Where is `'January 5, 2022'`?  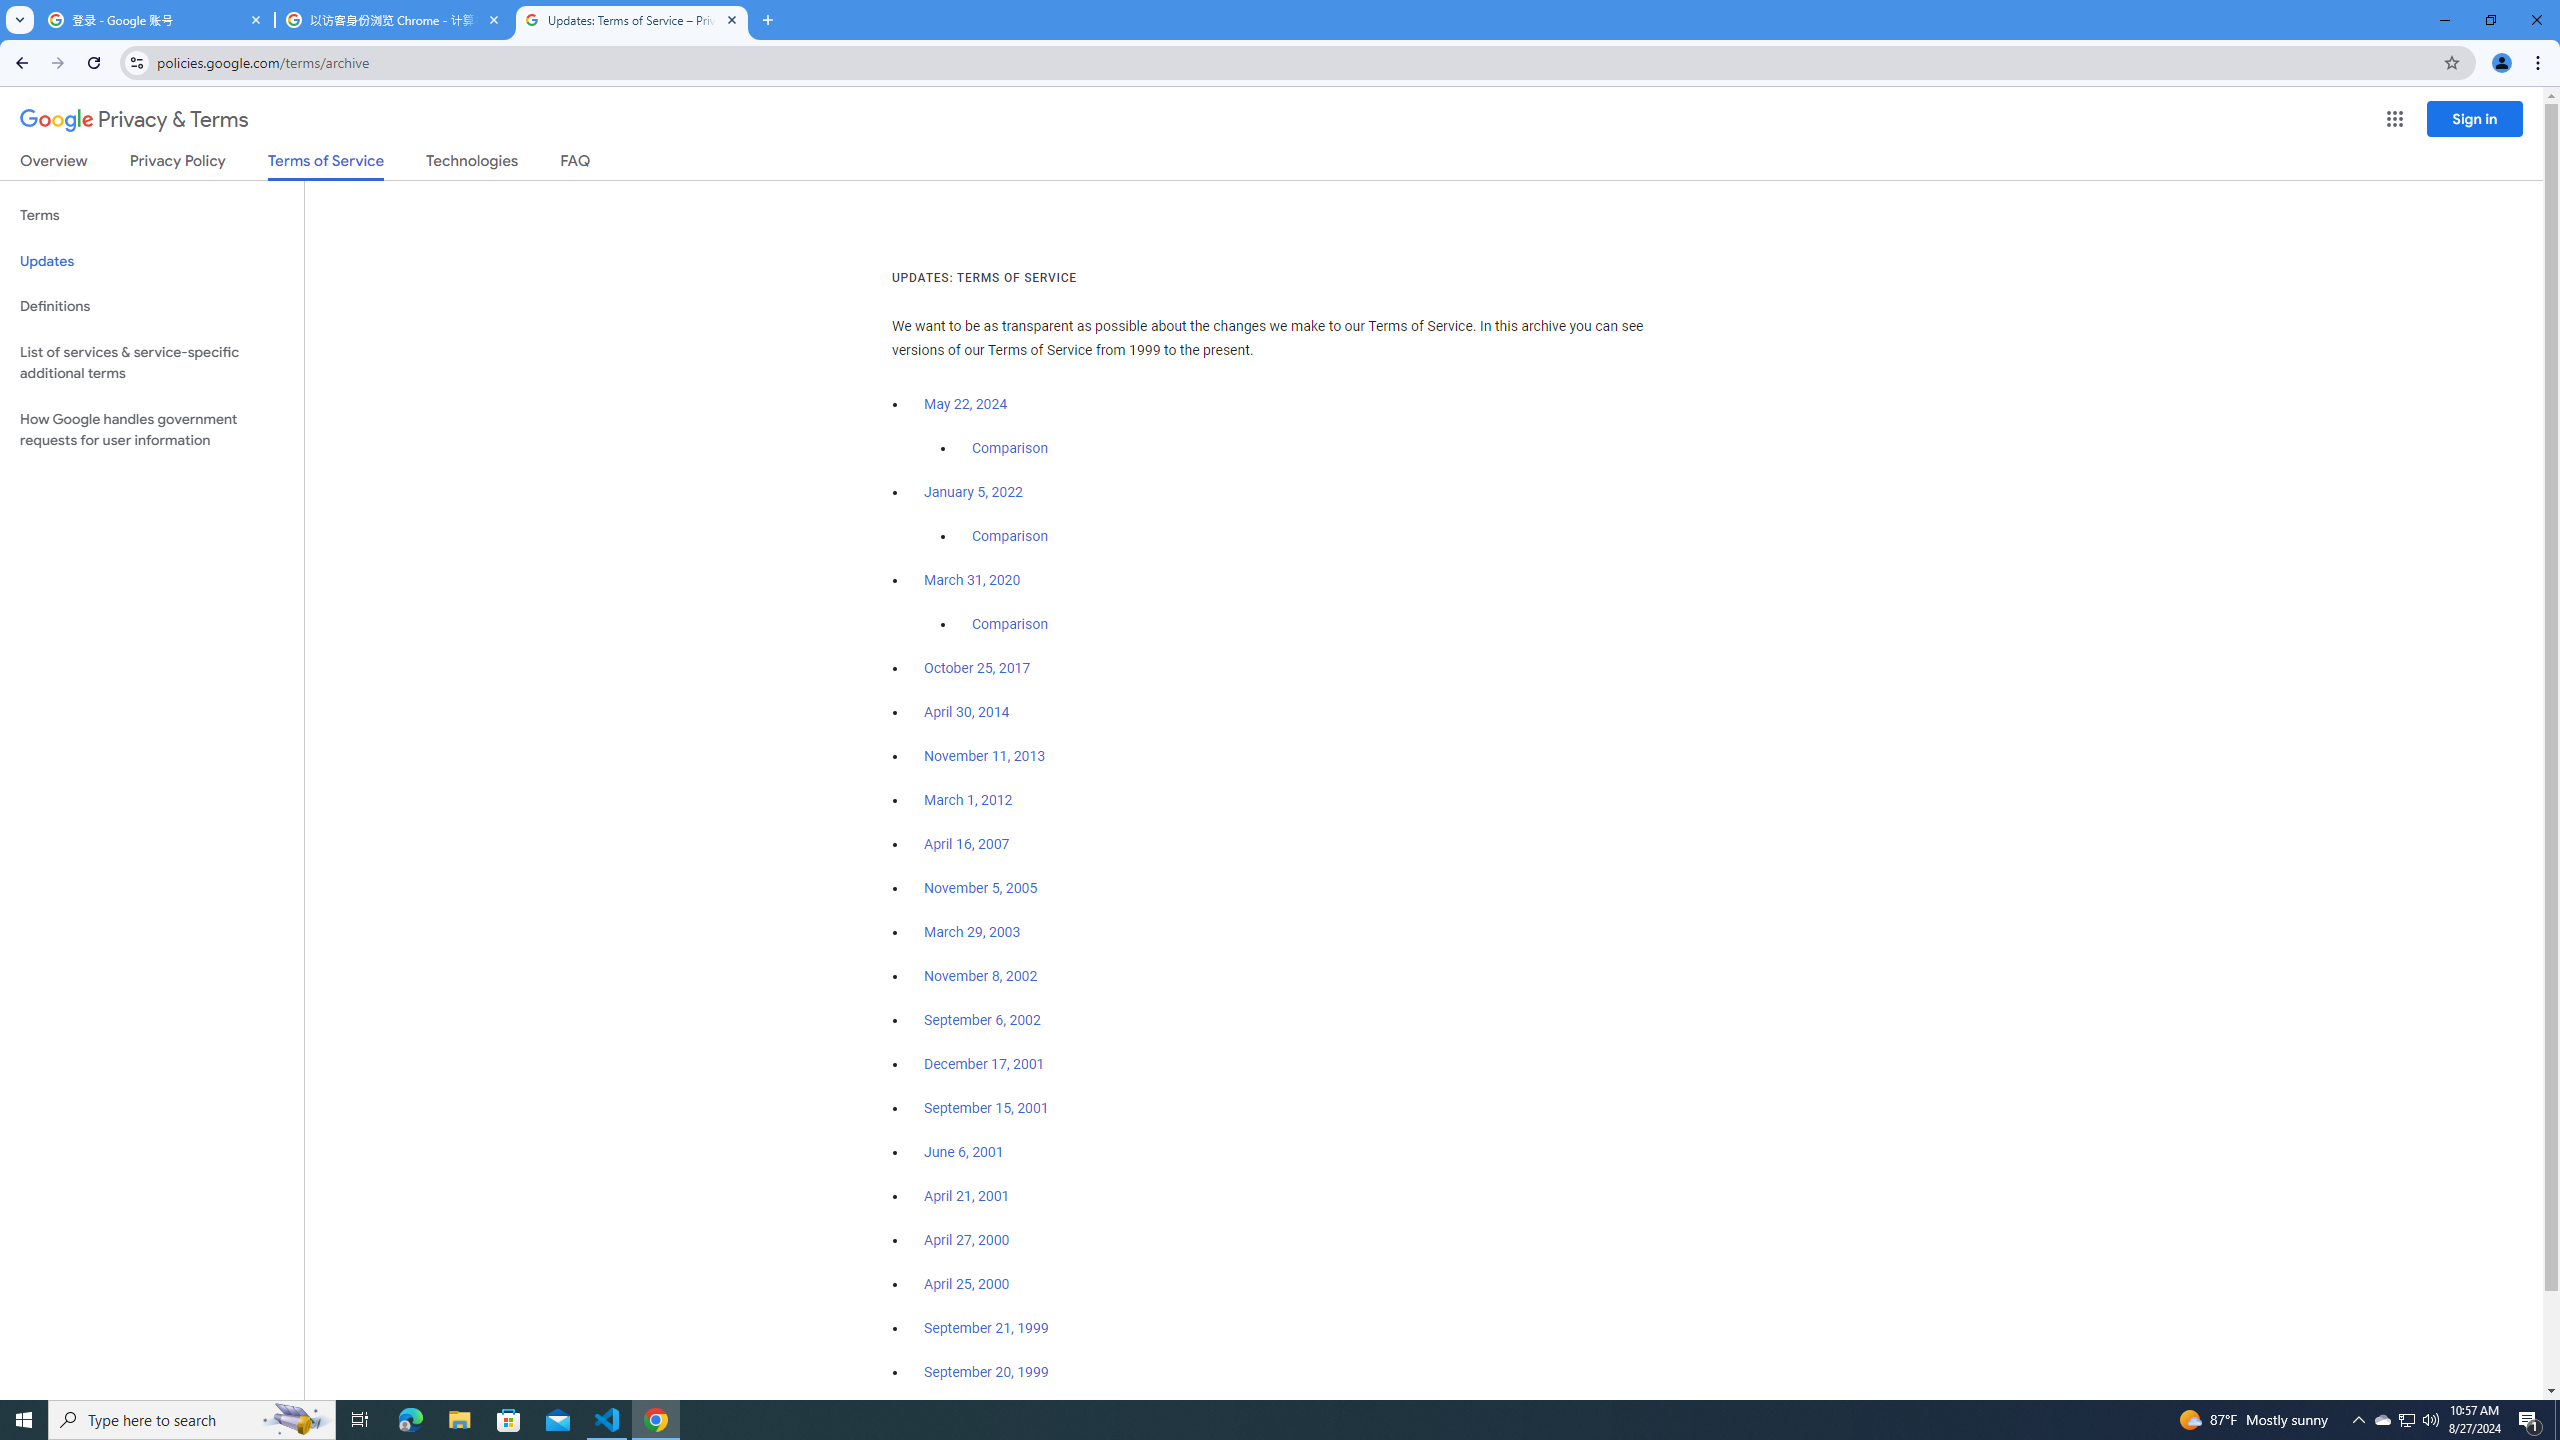
'January 5, 2022' is located at coordinates (974, 493).